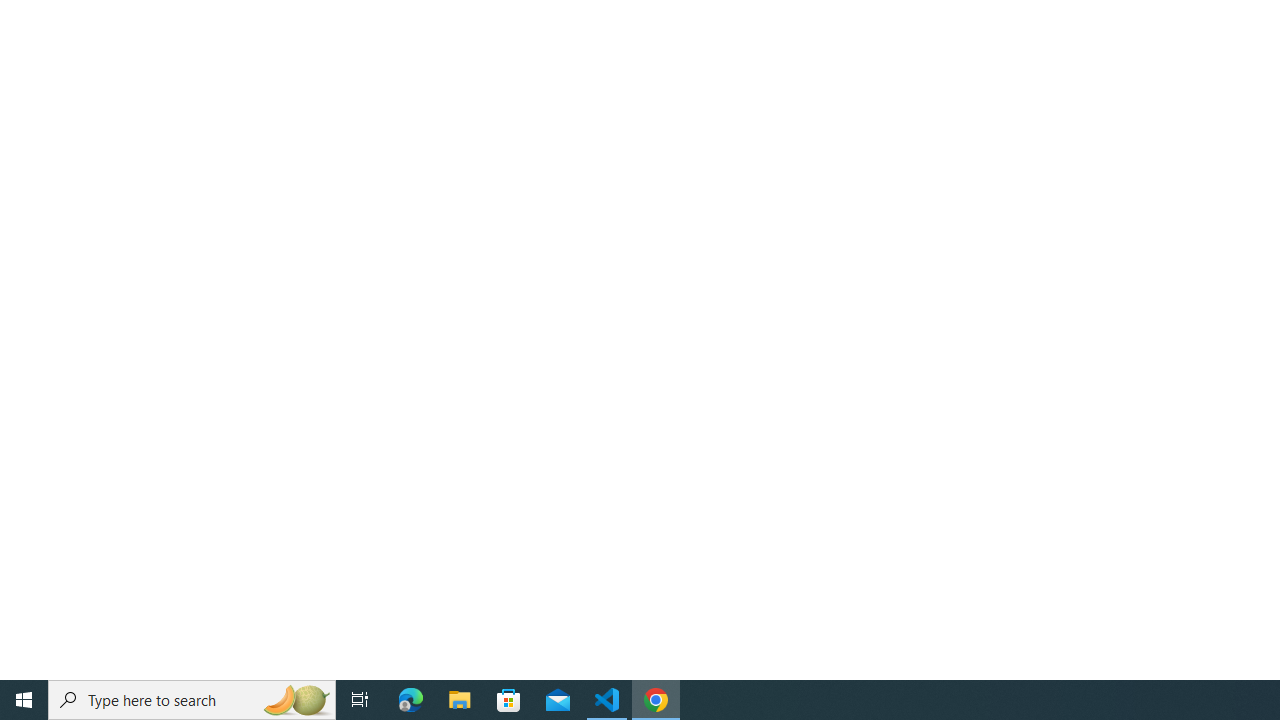 Image resolution: width=1280 pixels, height=720 pixels. I want to click on 'Search highlights icon opens search home window', so click(294, 698).